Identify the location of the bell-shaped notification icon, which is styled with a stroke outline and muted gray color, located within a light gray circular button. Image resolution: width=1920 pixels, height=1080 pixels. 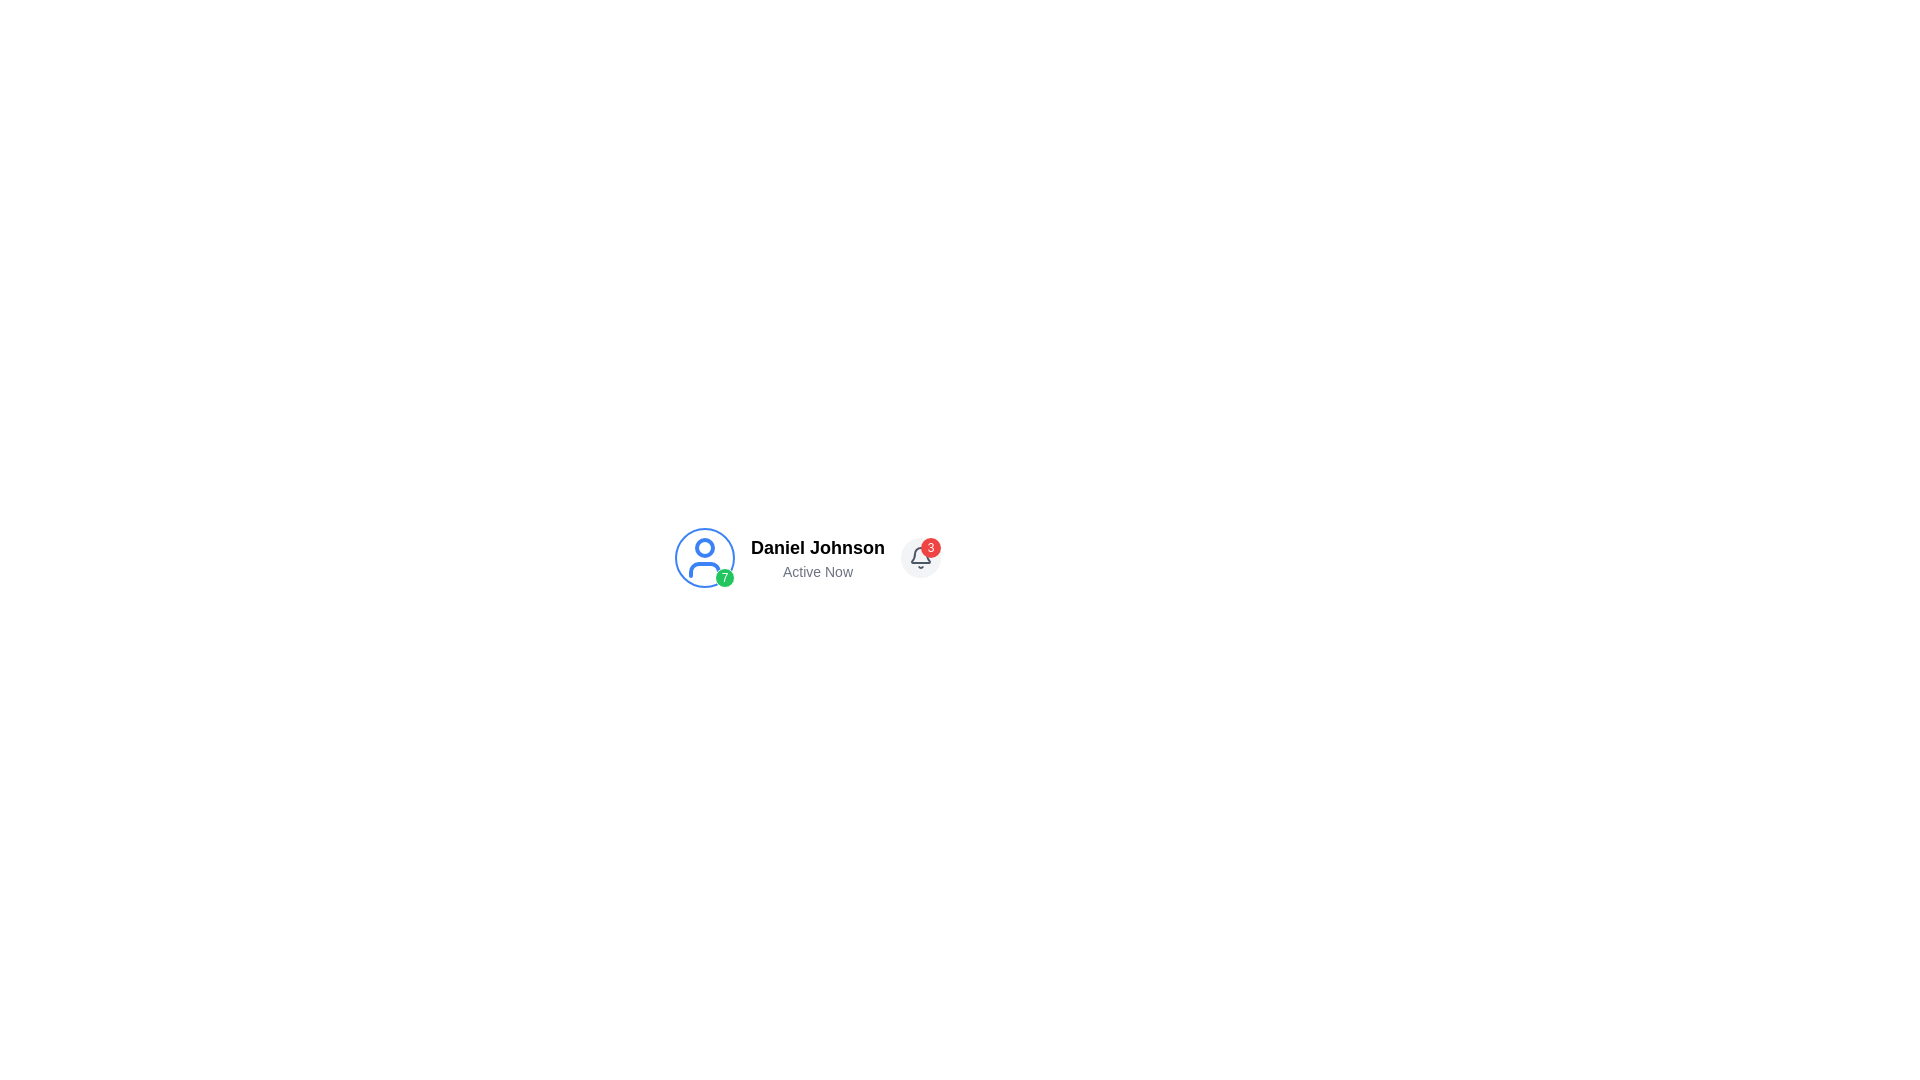
(920, 558).